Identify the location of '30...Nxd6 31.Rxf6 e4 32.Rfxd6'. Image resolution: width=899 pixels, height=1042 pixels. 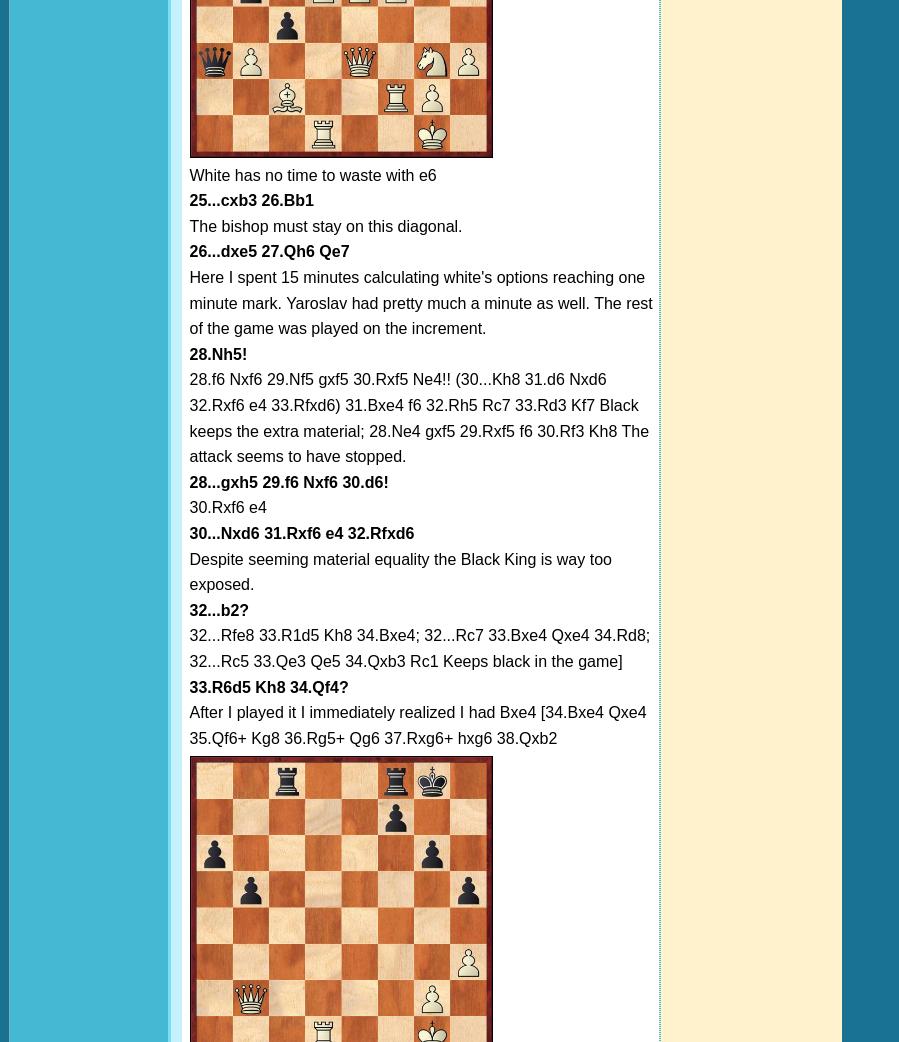
(300, 531).